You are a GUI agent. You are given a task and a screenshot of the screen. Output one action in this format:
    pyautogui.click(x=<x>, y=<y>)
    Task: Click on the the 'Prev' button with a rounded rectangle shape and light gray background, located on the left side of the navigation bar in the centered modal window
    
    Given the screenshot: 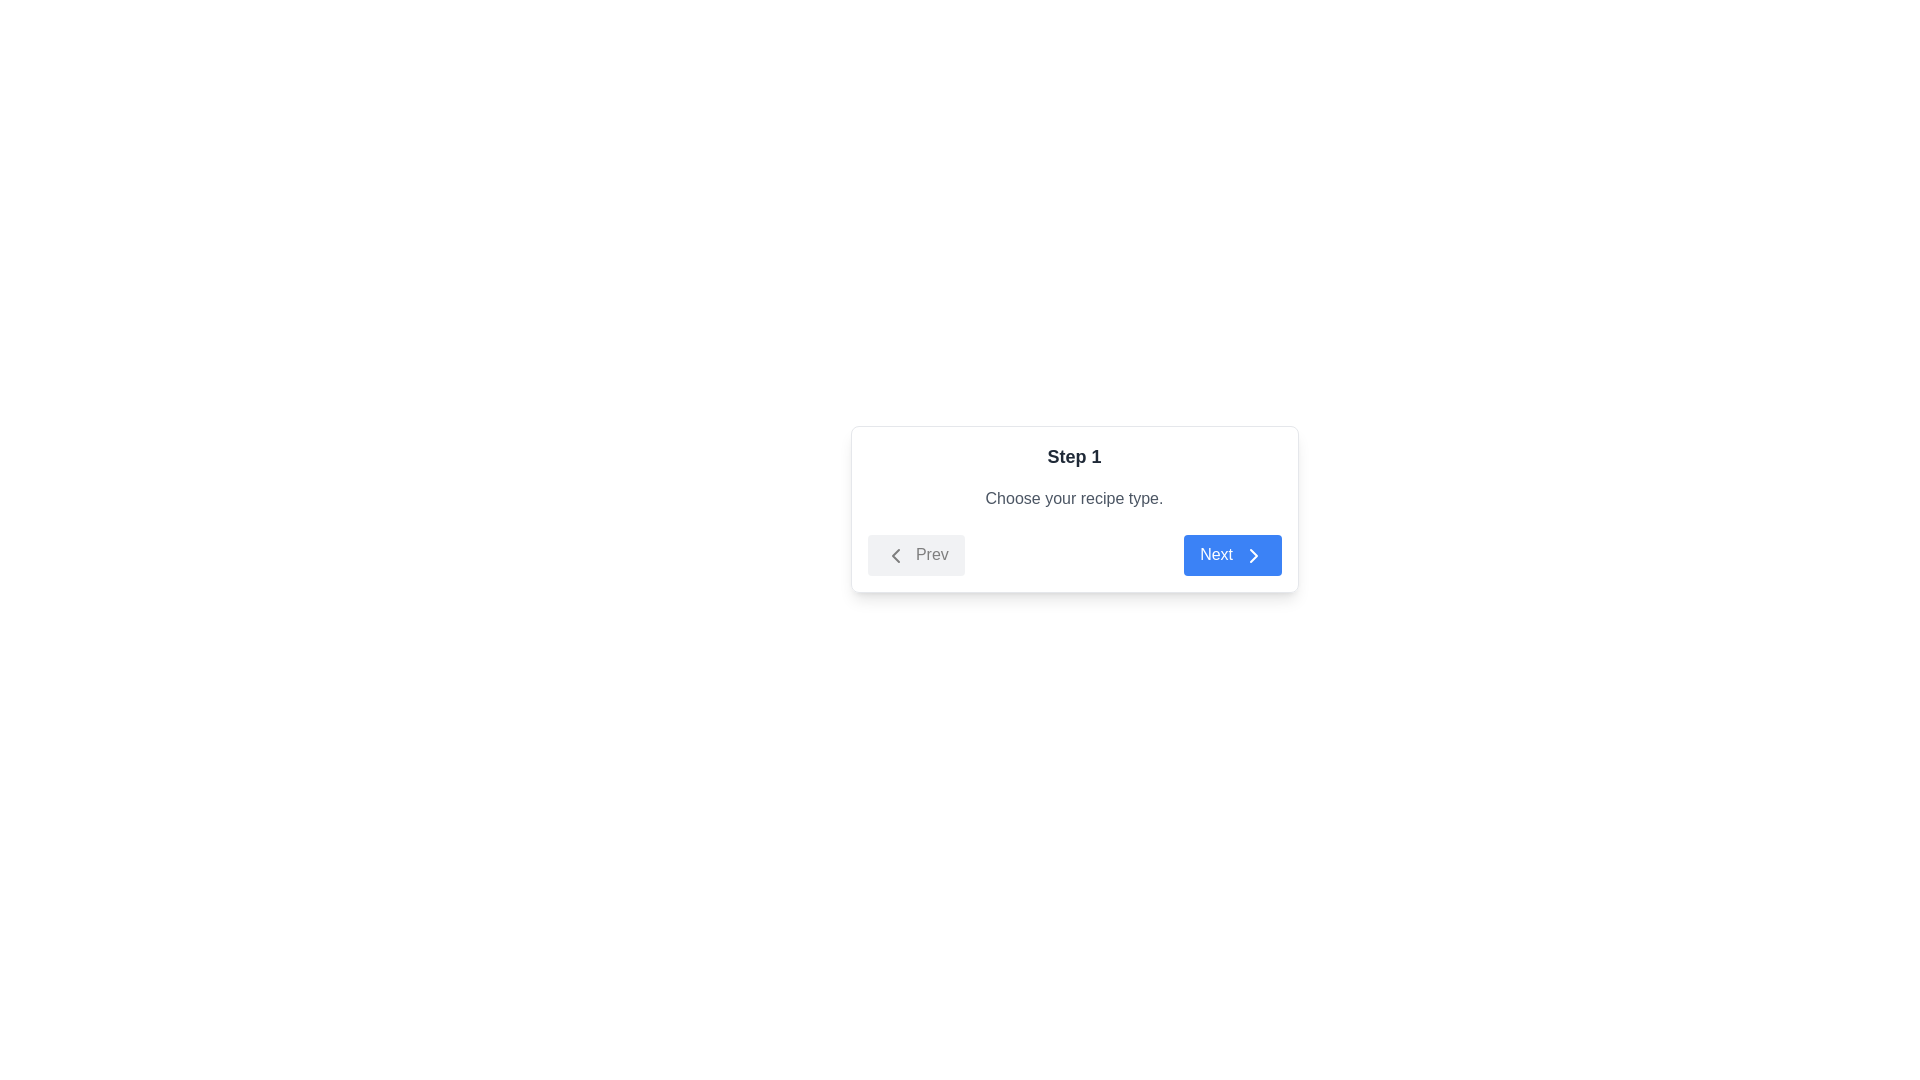 What is the action you would take?
    pyautogui.click(x=915, y=555)
    